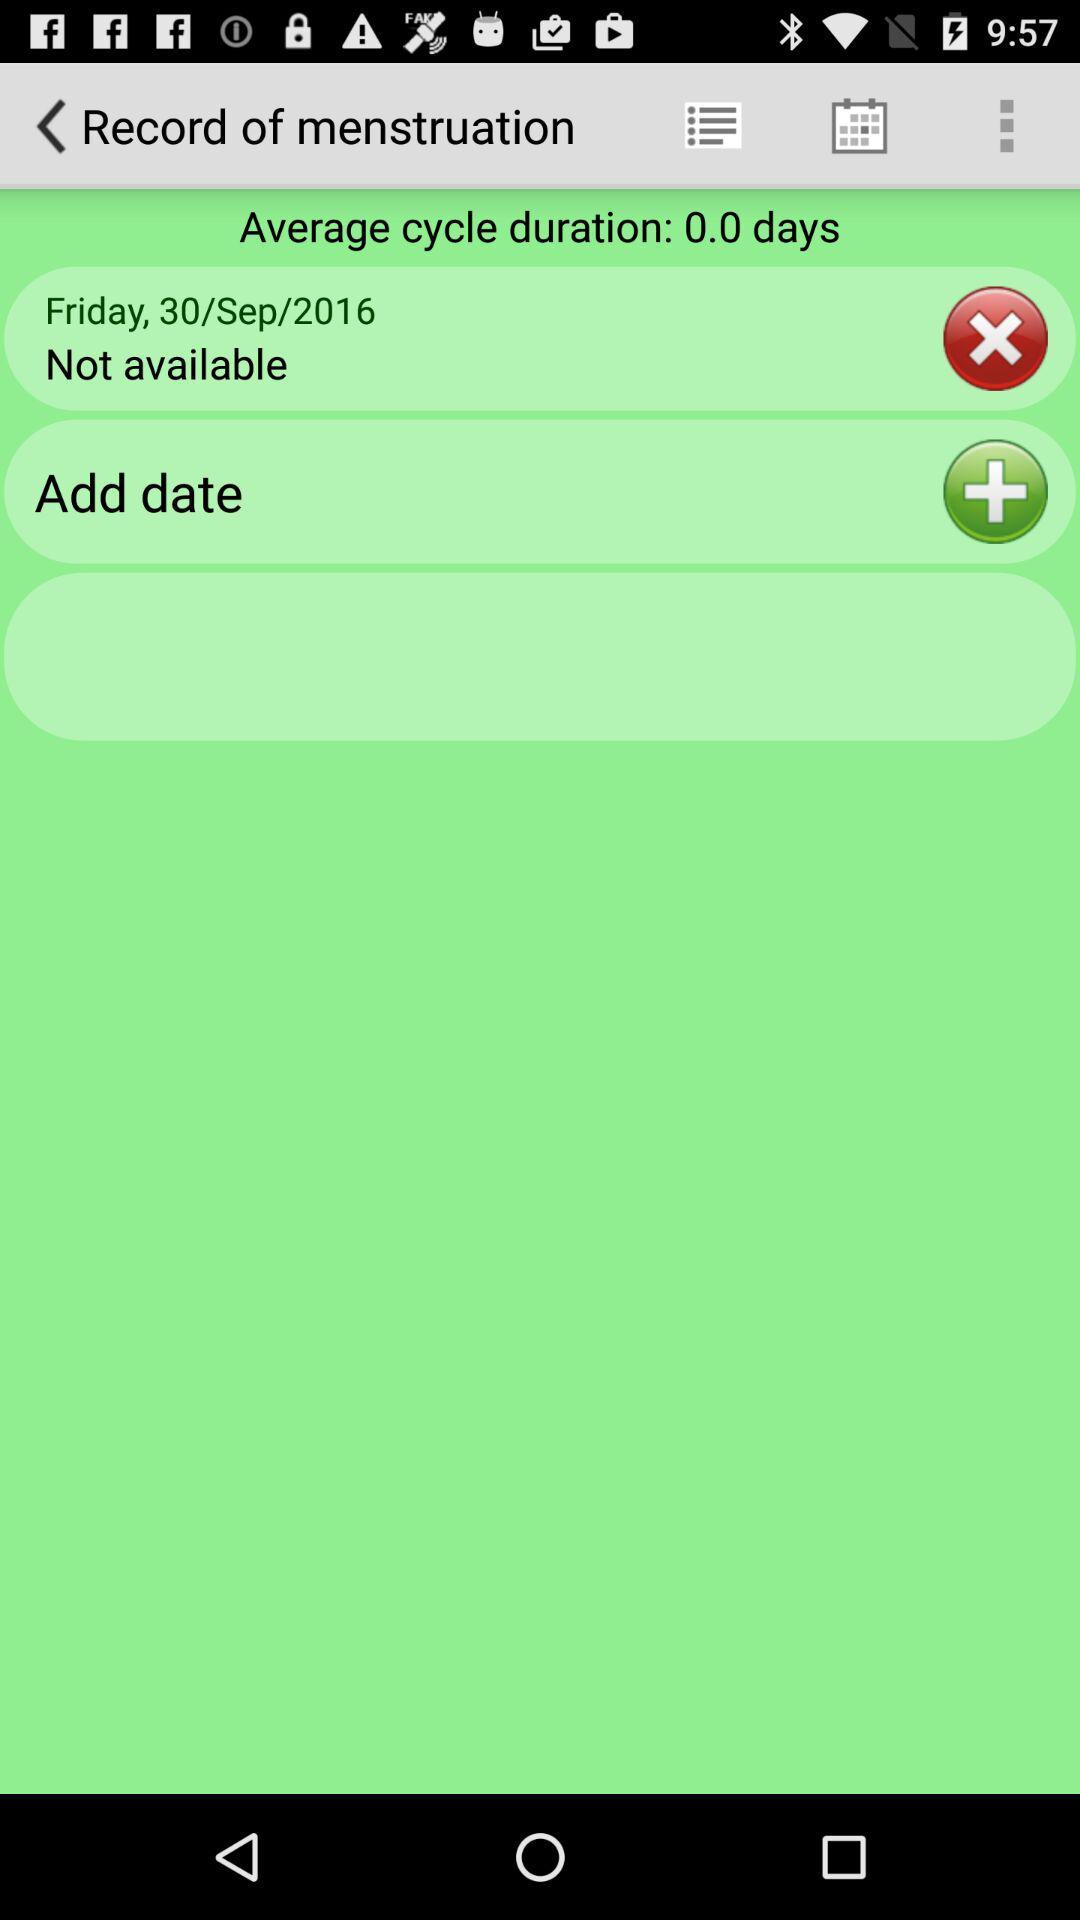 The height and width of the screenshot is (1920, 1080). Describe the element at coordinates (995, 491) in the screenshot. I see `button` at that location.